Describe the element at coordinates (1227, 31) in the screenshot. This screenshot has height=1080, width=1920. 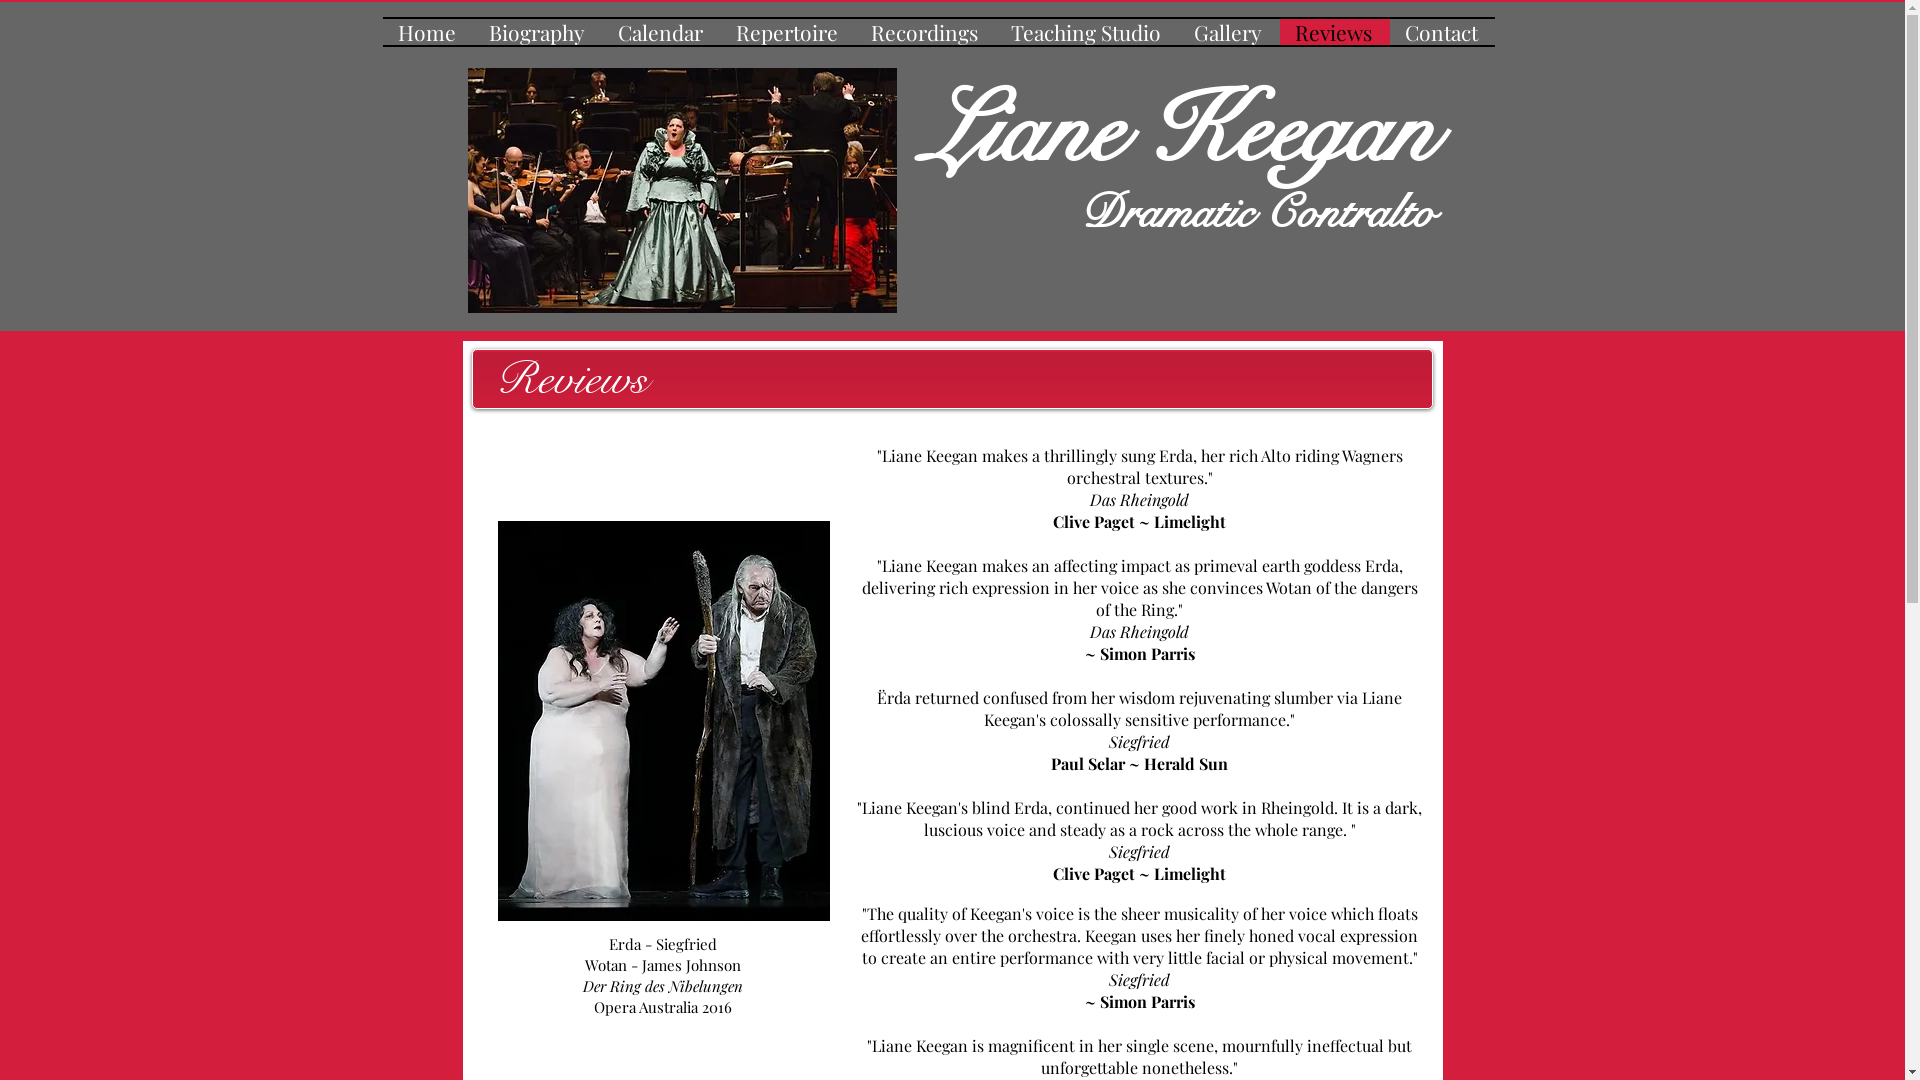
I see `'Gallery'` at that location.